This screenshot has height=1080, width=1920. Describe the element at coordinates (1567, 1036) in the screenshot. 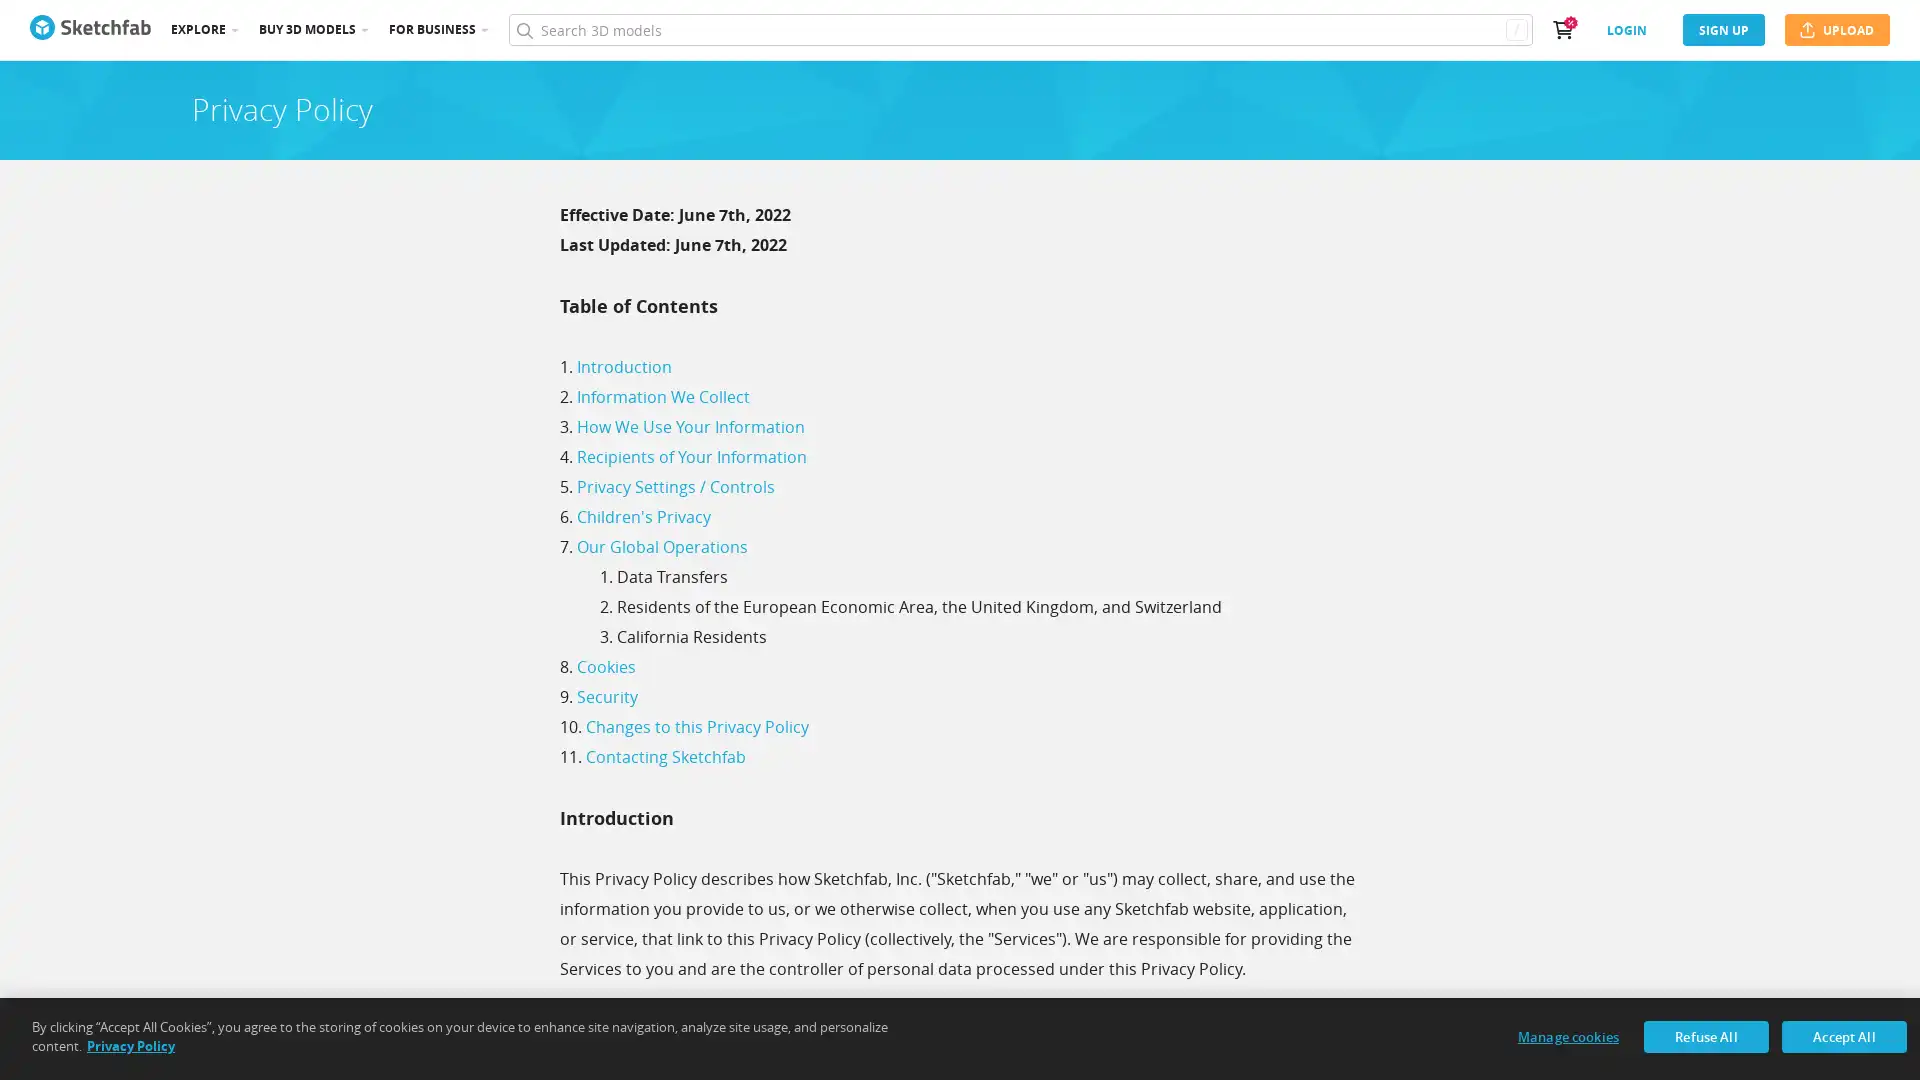

I see `Manage cookies` at that location.